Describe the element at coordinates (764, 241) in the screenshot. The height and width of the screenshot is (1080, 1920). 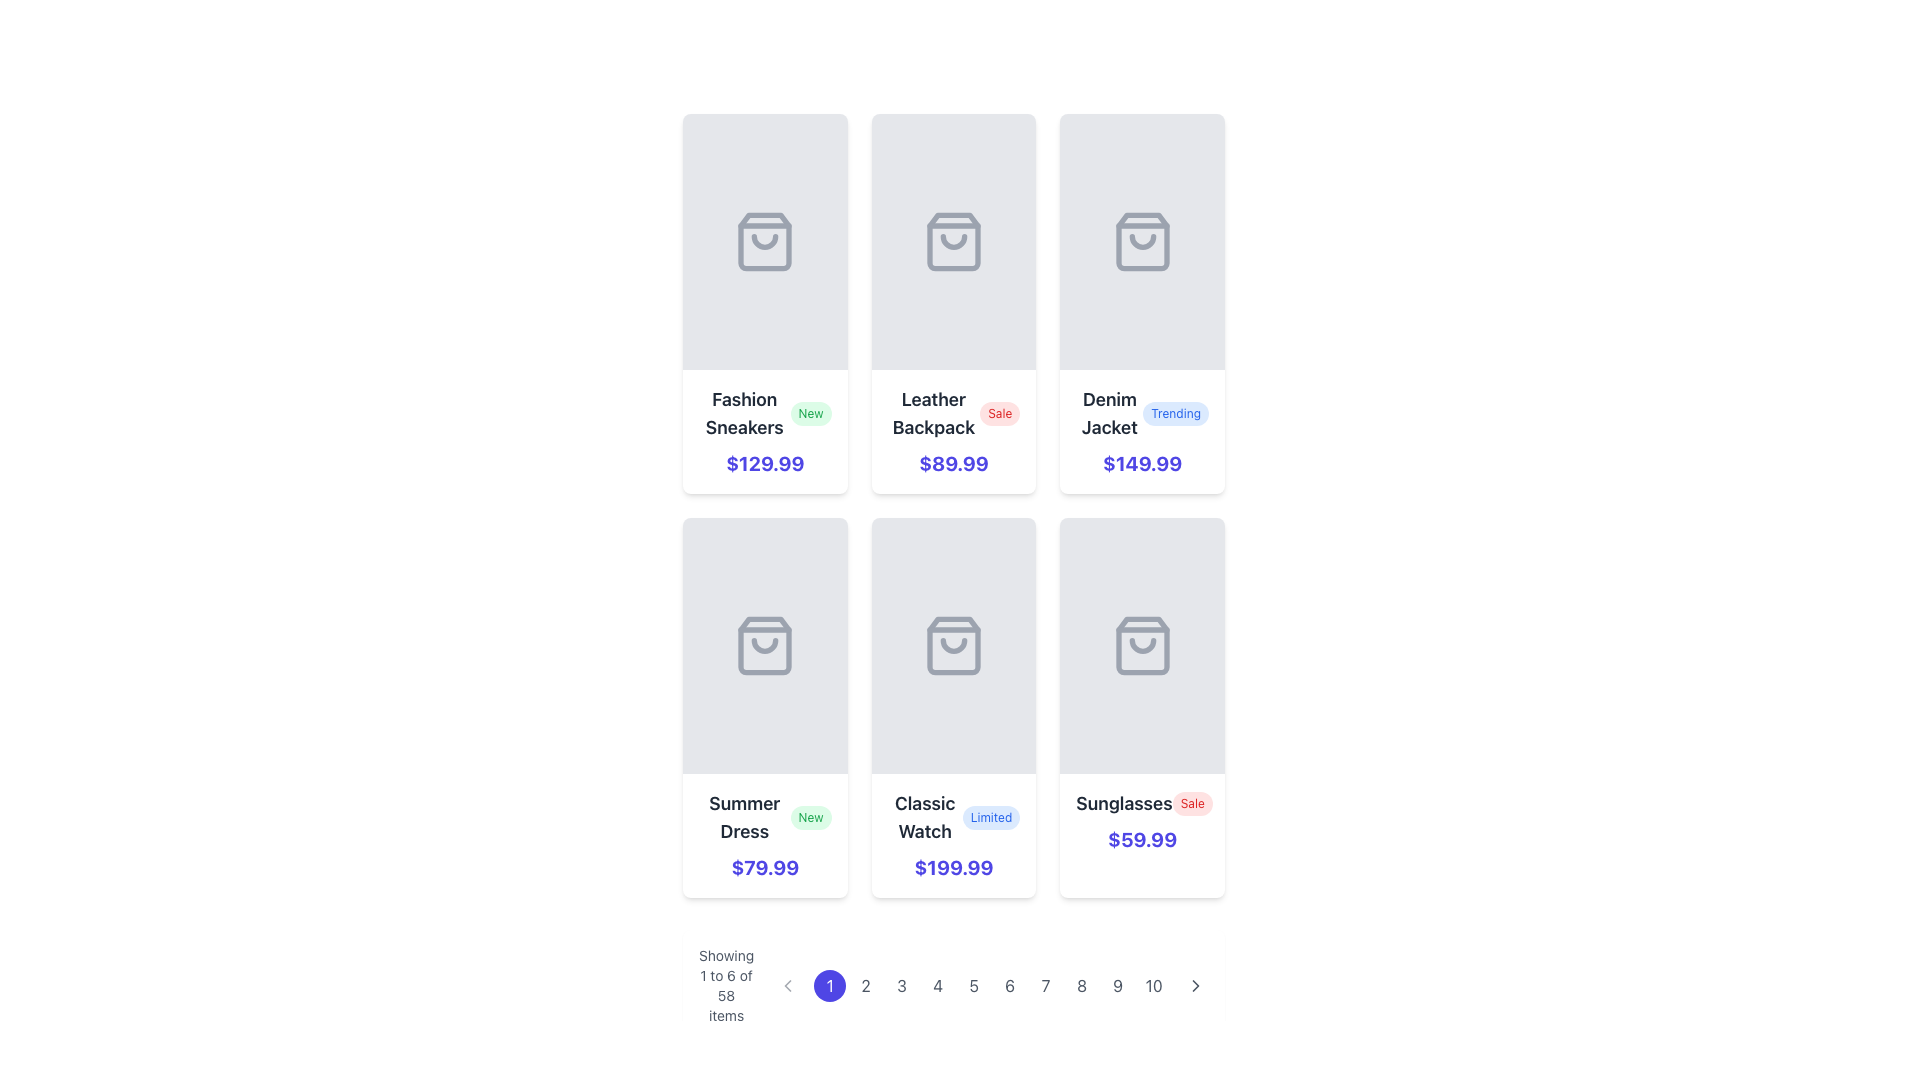
I see `the shopping bag icon located in the top-left card of the 3x2 grid layout` at that location.